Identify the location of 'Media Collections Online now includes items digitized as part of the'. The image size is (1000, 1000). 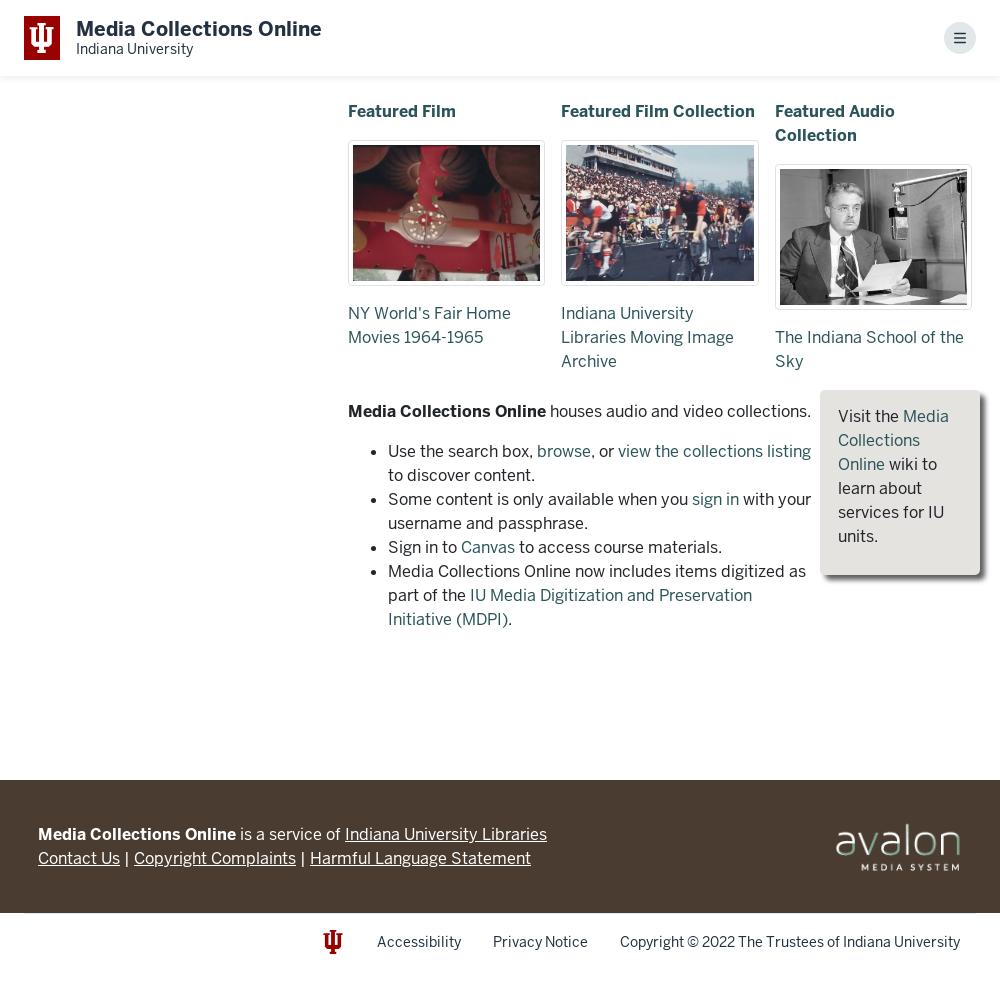
(595, 582).